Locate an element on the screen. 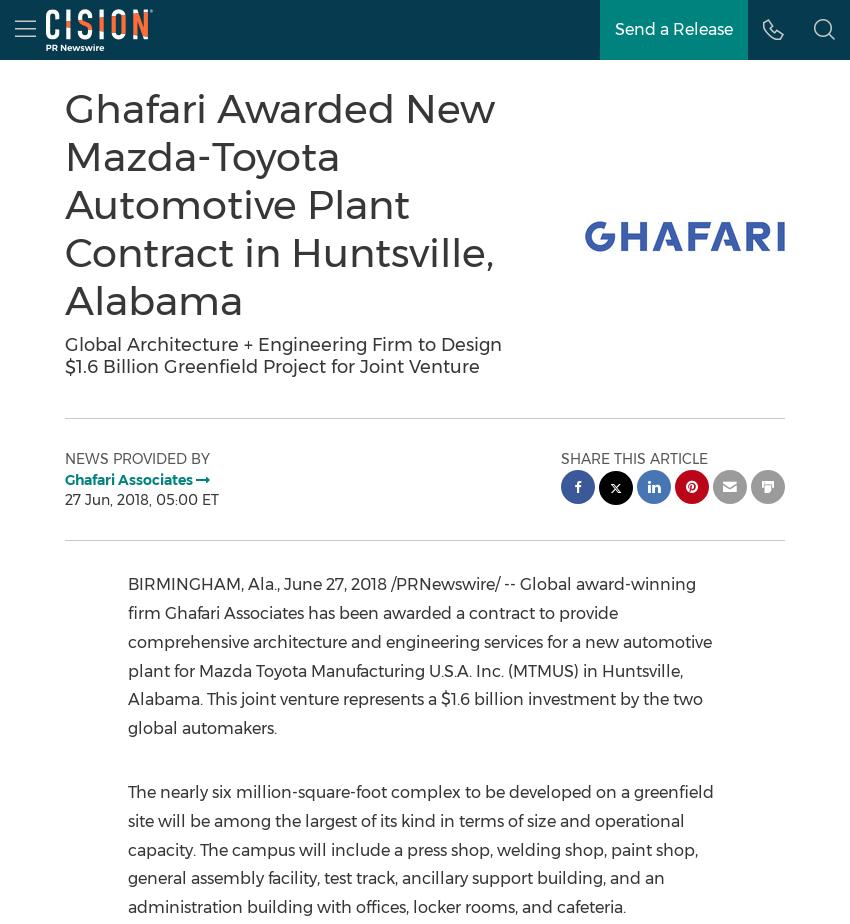 The height and width of the screenshot is (924, 850). 'Huntsville, Alabama' is located at coordinates (404, 684).